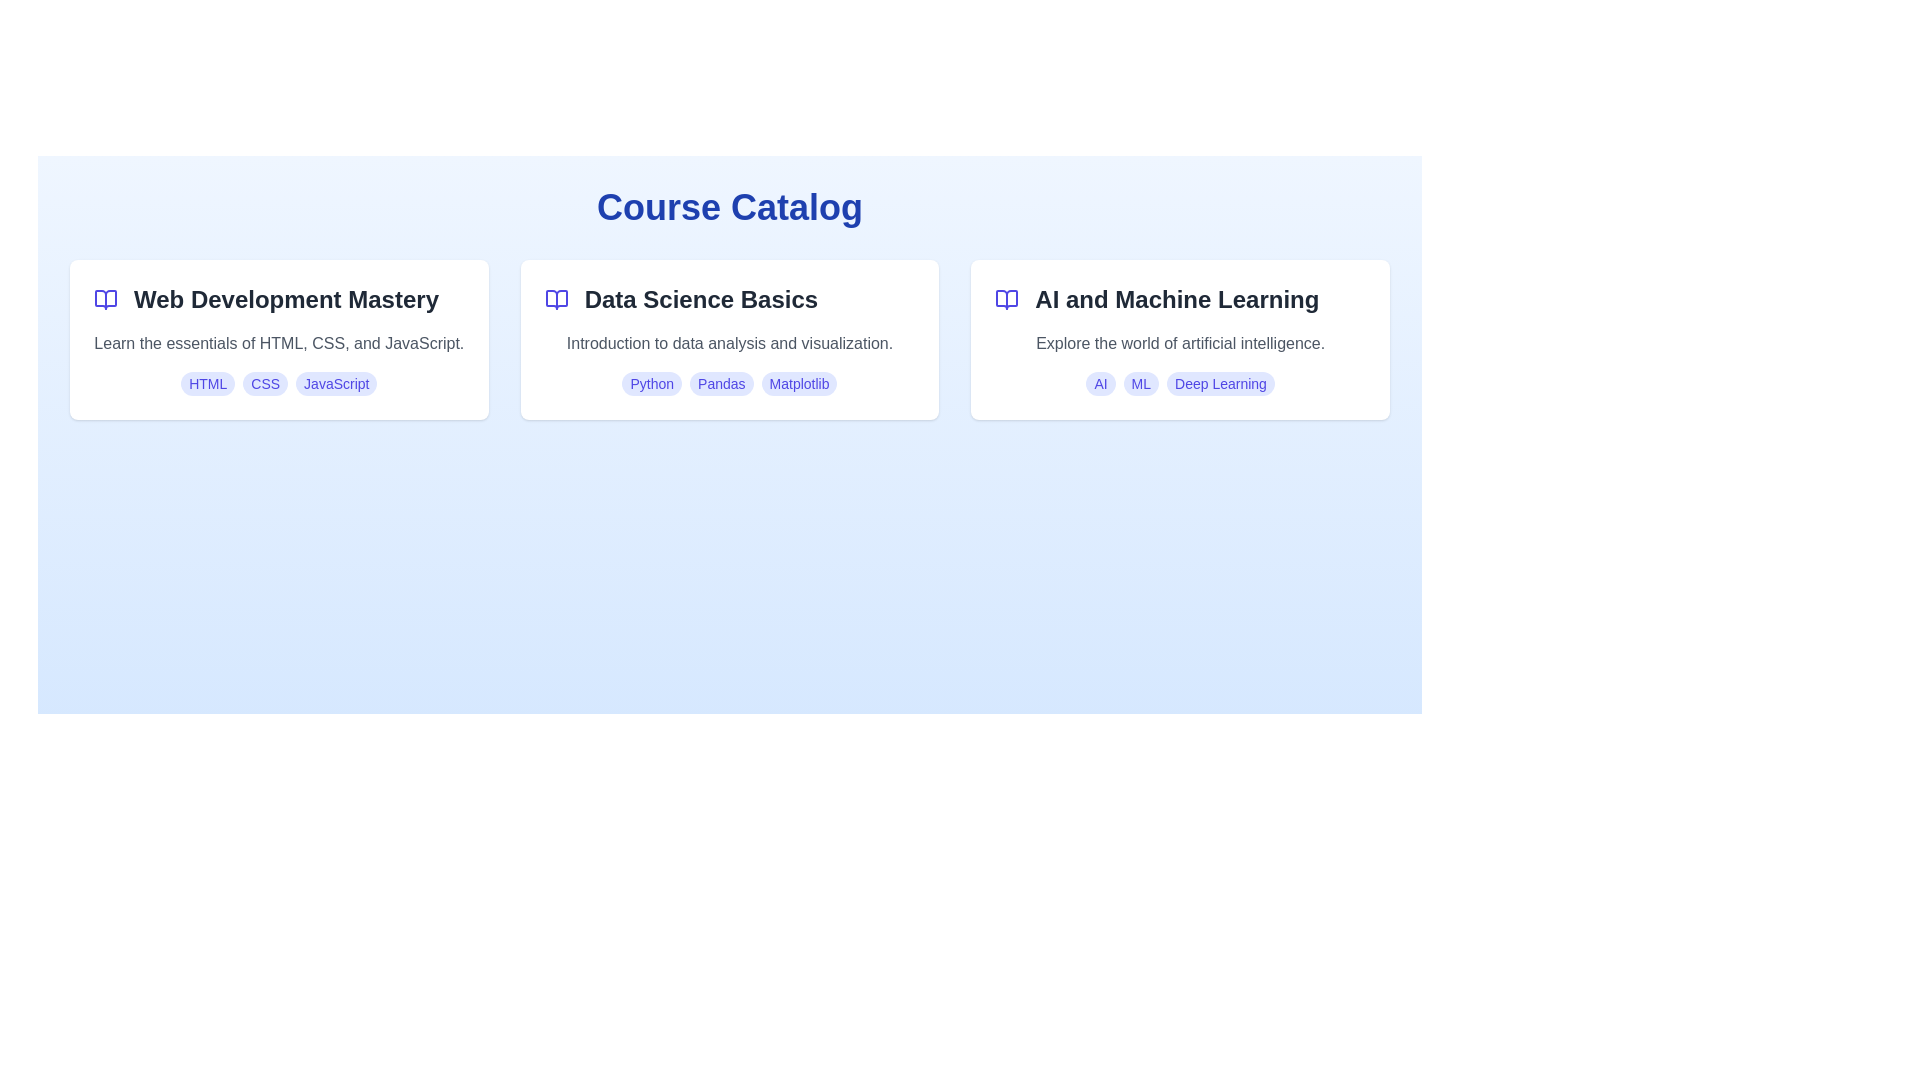 The width and height of the screenshot is (1920, 1080). I want to click on the 'CSS' tag within the 'Web Development Mastery' section, which is located between the 'HTML' and 'JavaScript' badges, so click(264, 384).